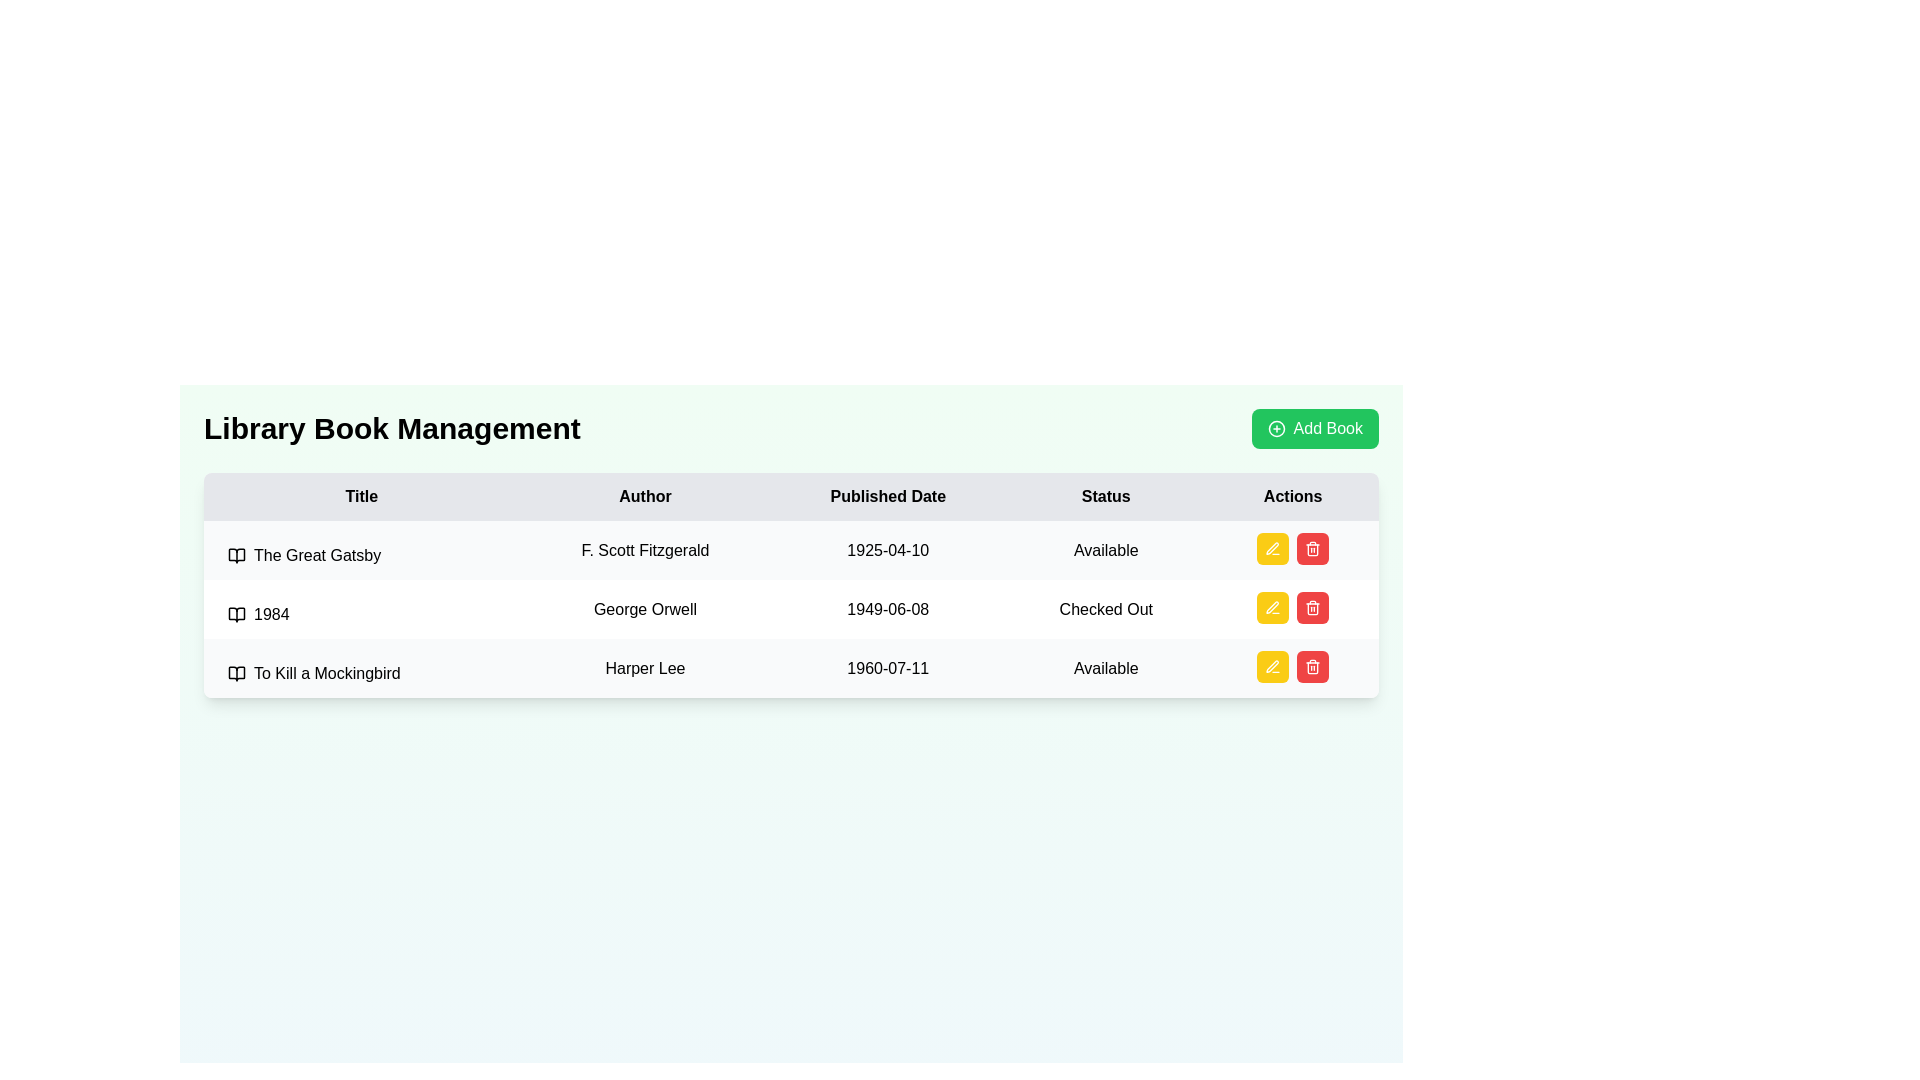  Describe the element at coordinates (236, 555) in the screenshot. I see `the open book icon located in the 'Title' column of the top row, to the left of the text 'The Great Gatsby'` at that location.